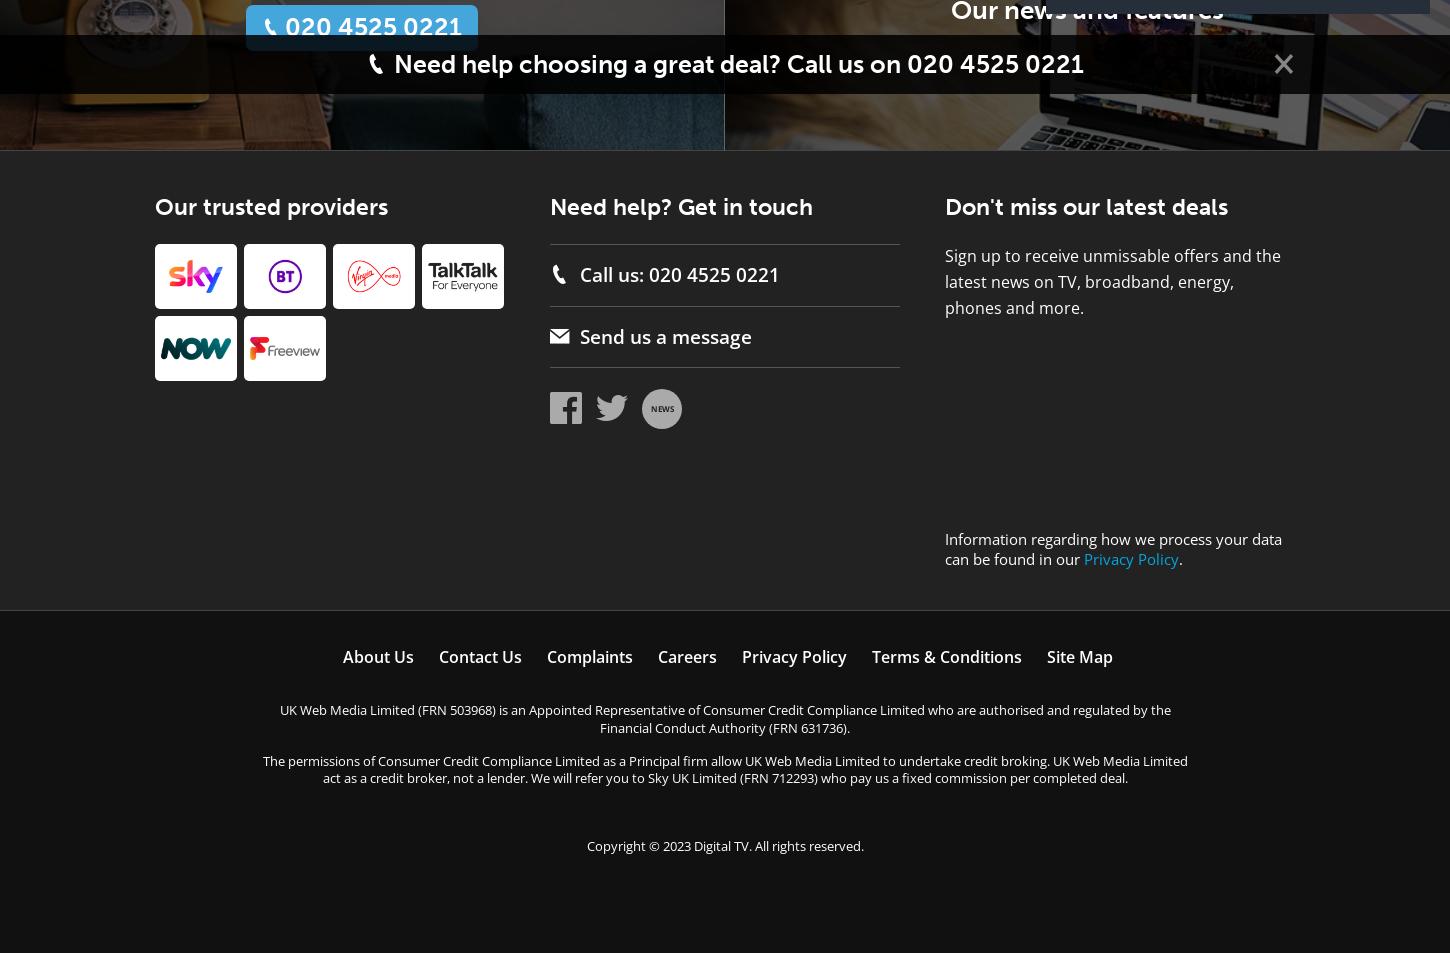  What do you see at coordinates (723, 719) in the screenshot?
I see `'UK Web Media Limited (FRN 503968) is an Appointed Representative of Consumer Credit Compliance Limited who are authorised and regulated by the Financial Conduct Authority (FRN 631736).'` at bounding box center [723, 719].